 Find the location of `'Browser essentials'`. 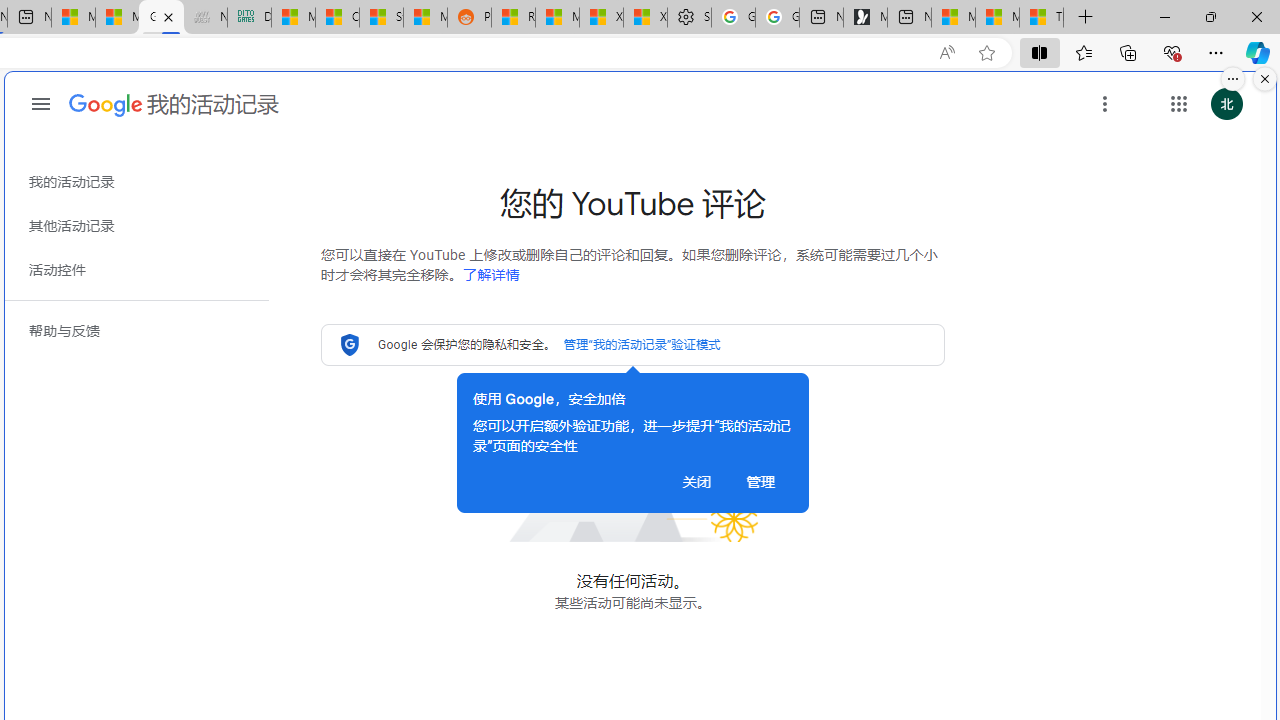

'Browser essentials' is located at coordinates (1171, 51).